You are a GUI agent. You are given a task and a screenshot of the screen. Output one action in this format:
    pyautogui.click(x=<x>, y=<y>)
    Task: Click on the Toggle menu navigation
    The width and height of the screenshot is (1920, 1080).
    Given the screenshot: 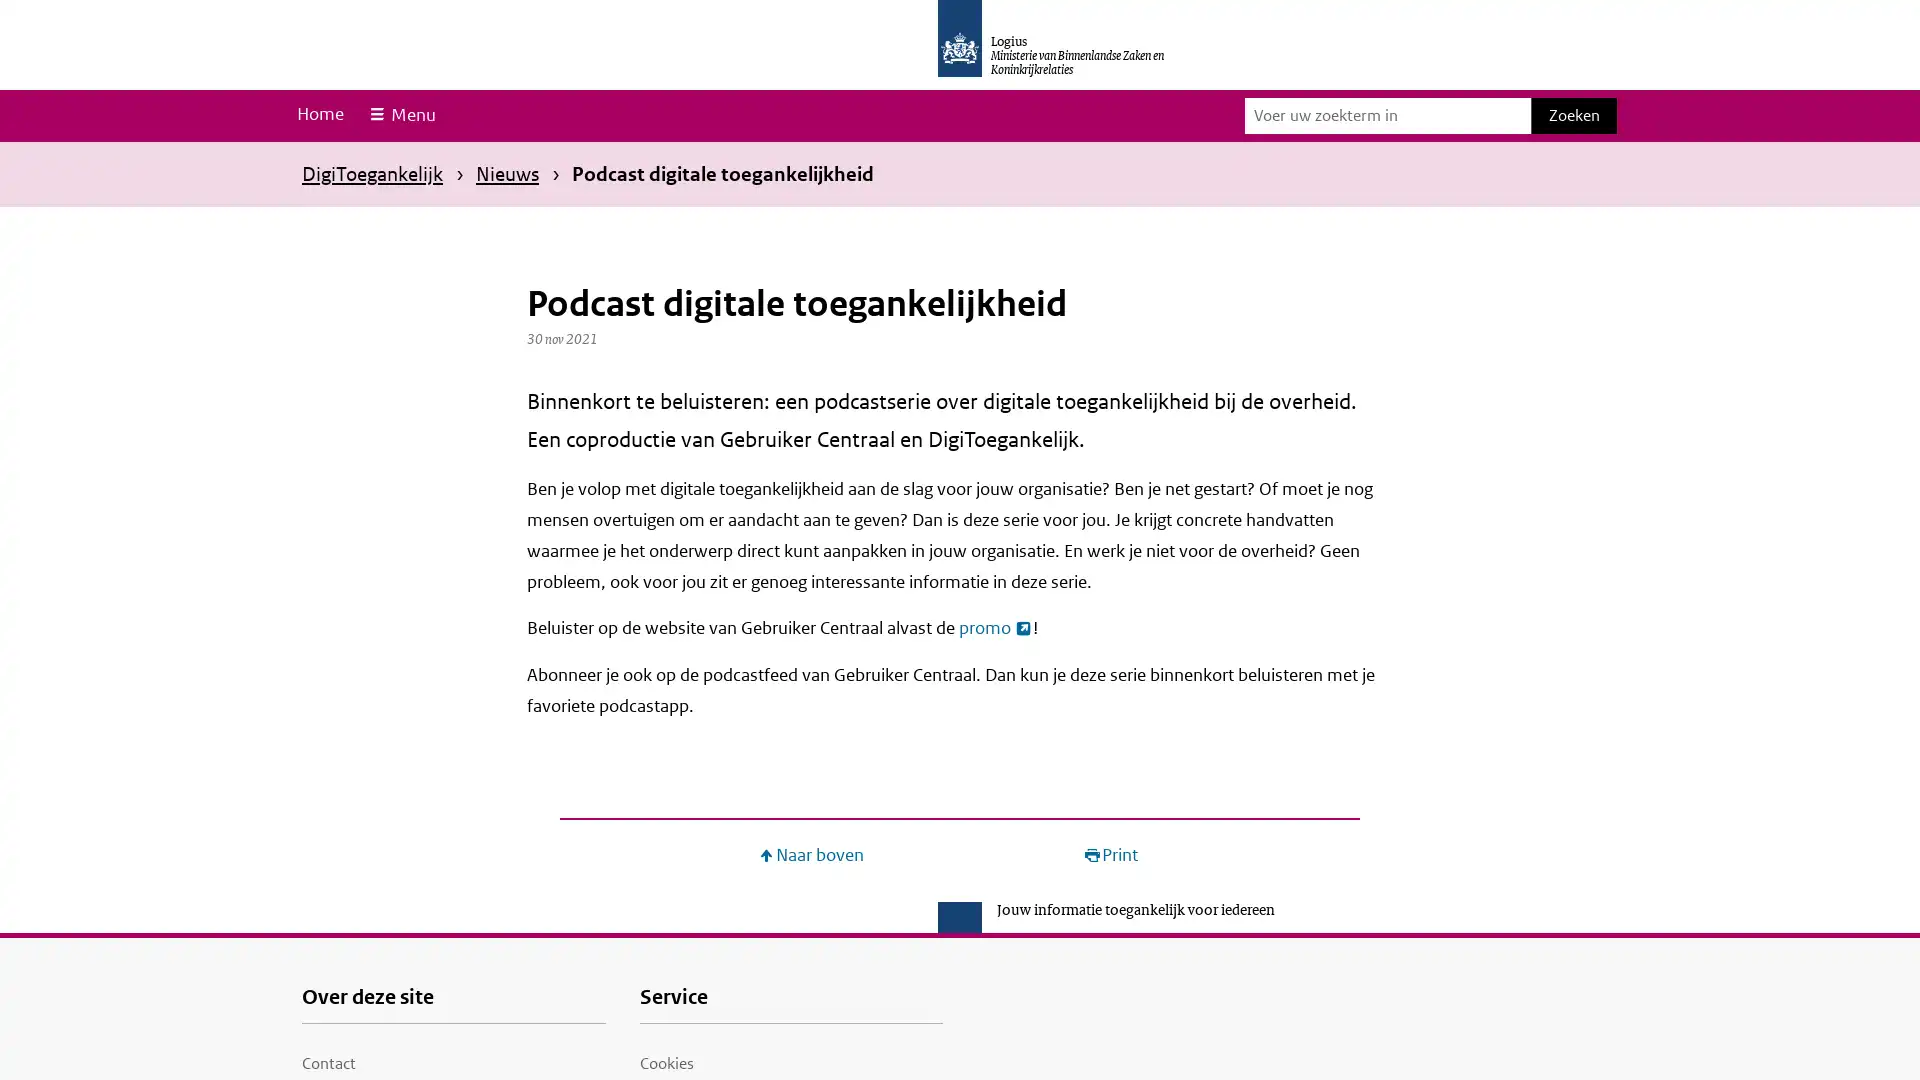 What is the action you would take?
    pyautogui.click(x=400, y=115)
    